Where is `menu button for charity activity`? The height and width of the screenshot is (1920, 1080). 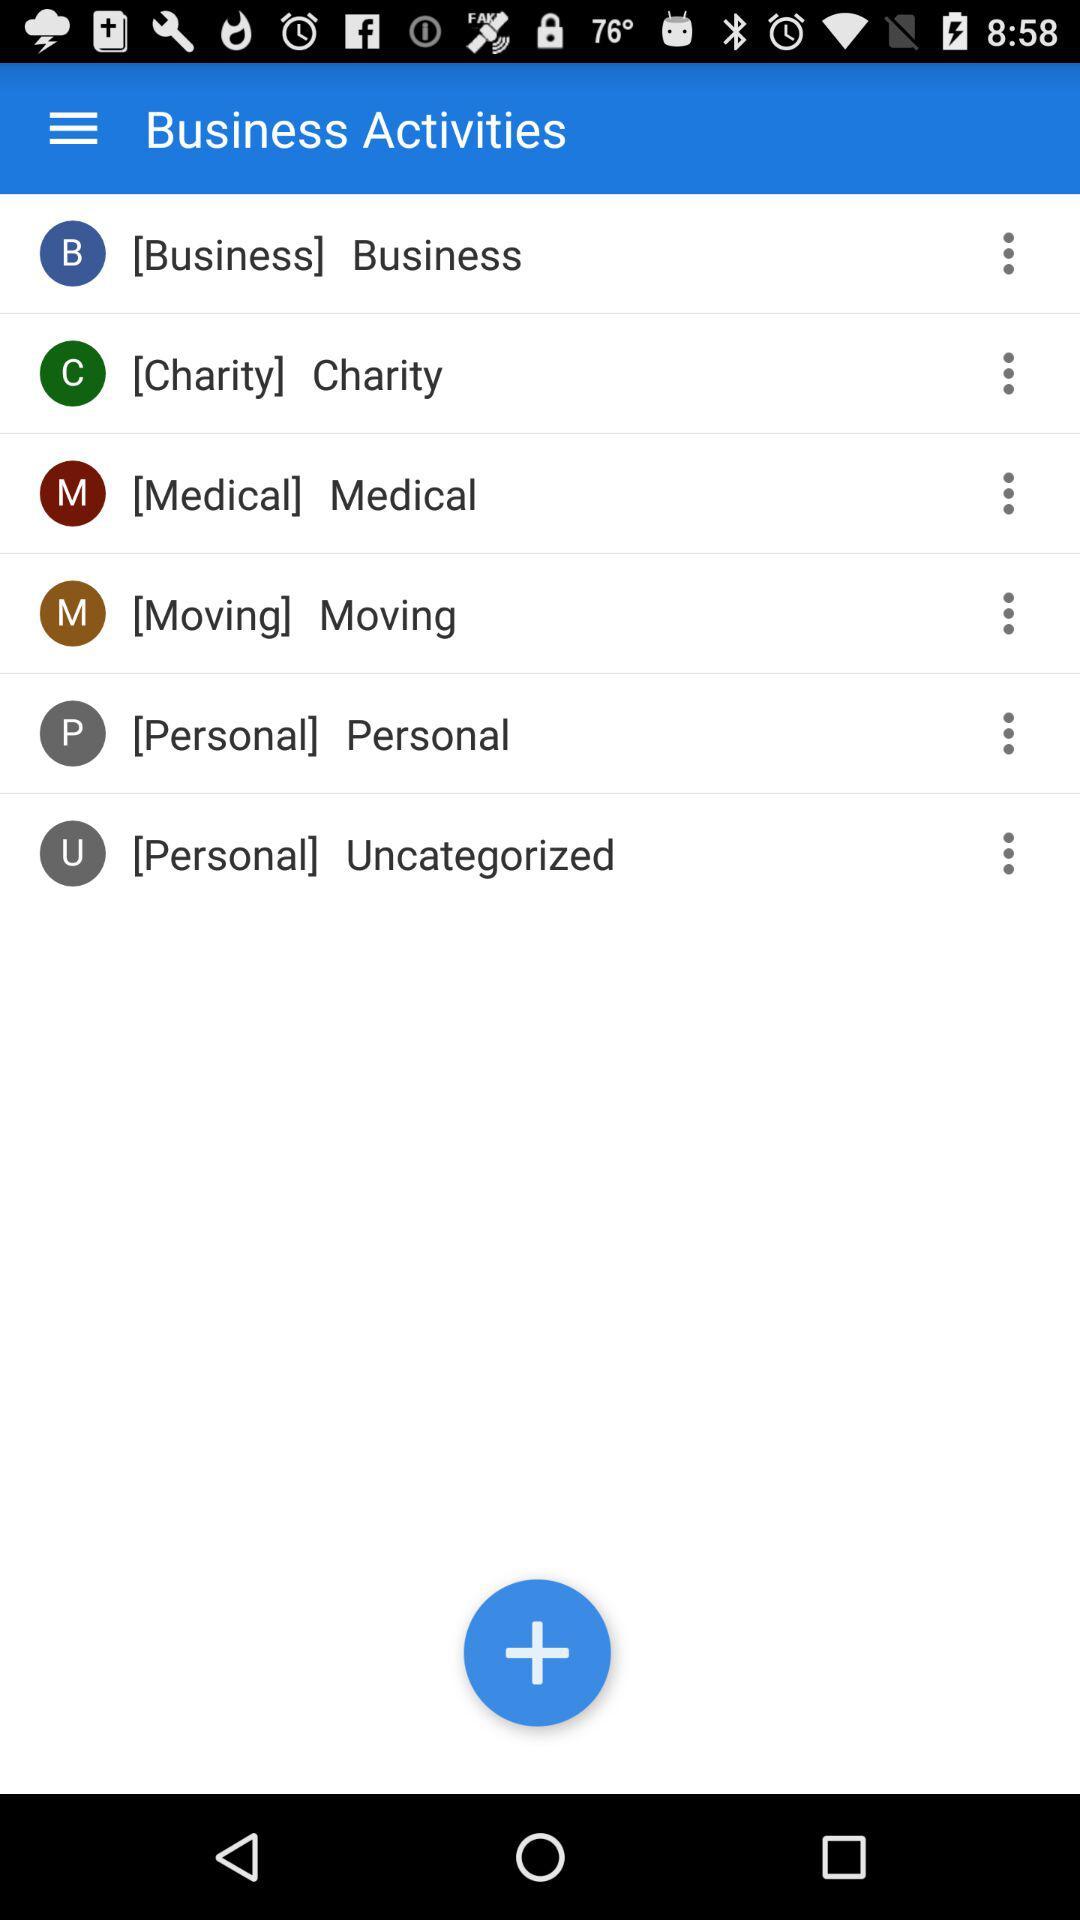
menu button for charity activity is located at coordinates (1015, 373).